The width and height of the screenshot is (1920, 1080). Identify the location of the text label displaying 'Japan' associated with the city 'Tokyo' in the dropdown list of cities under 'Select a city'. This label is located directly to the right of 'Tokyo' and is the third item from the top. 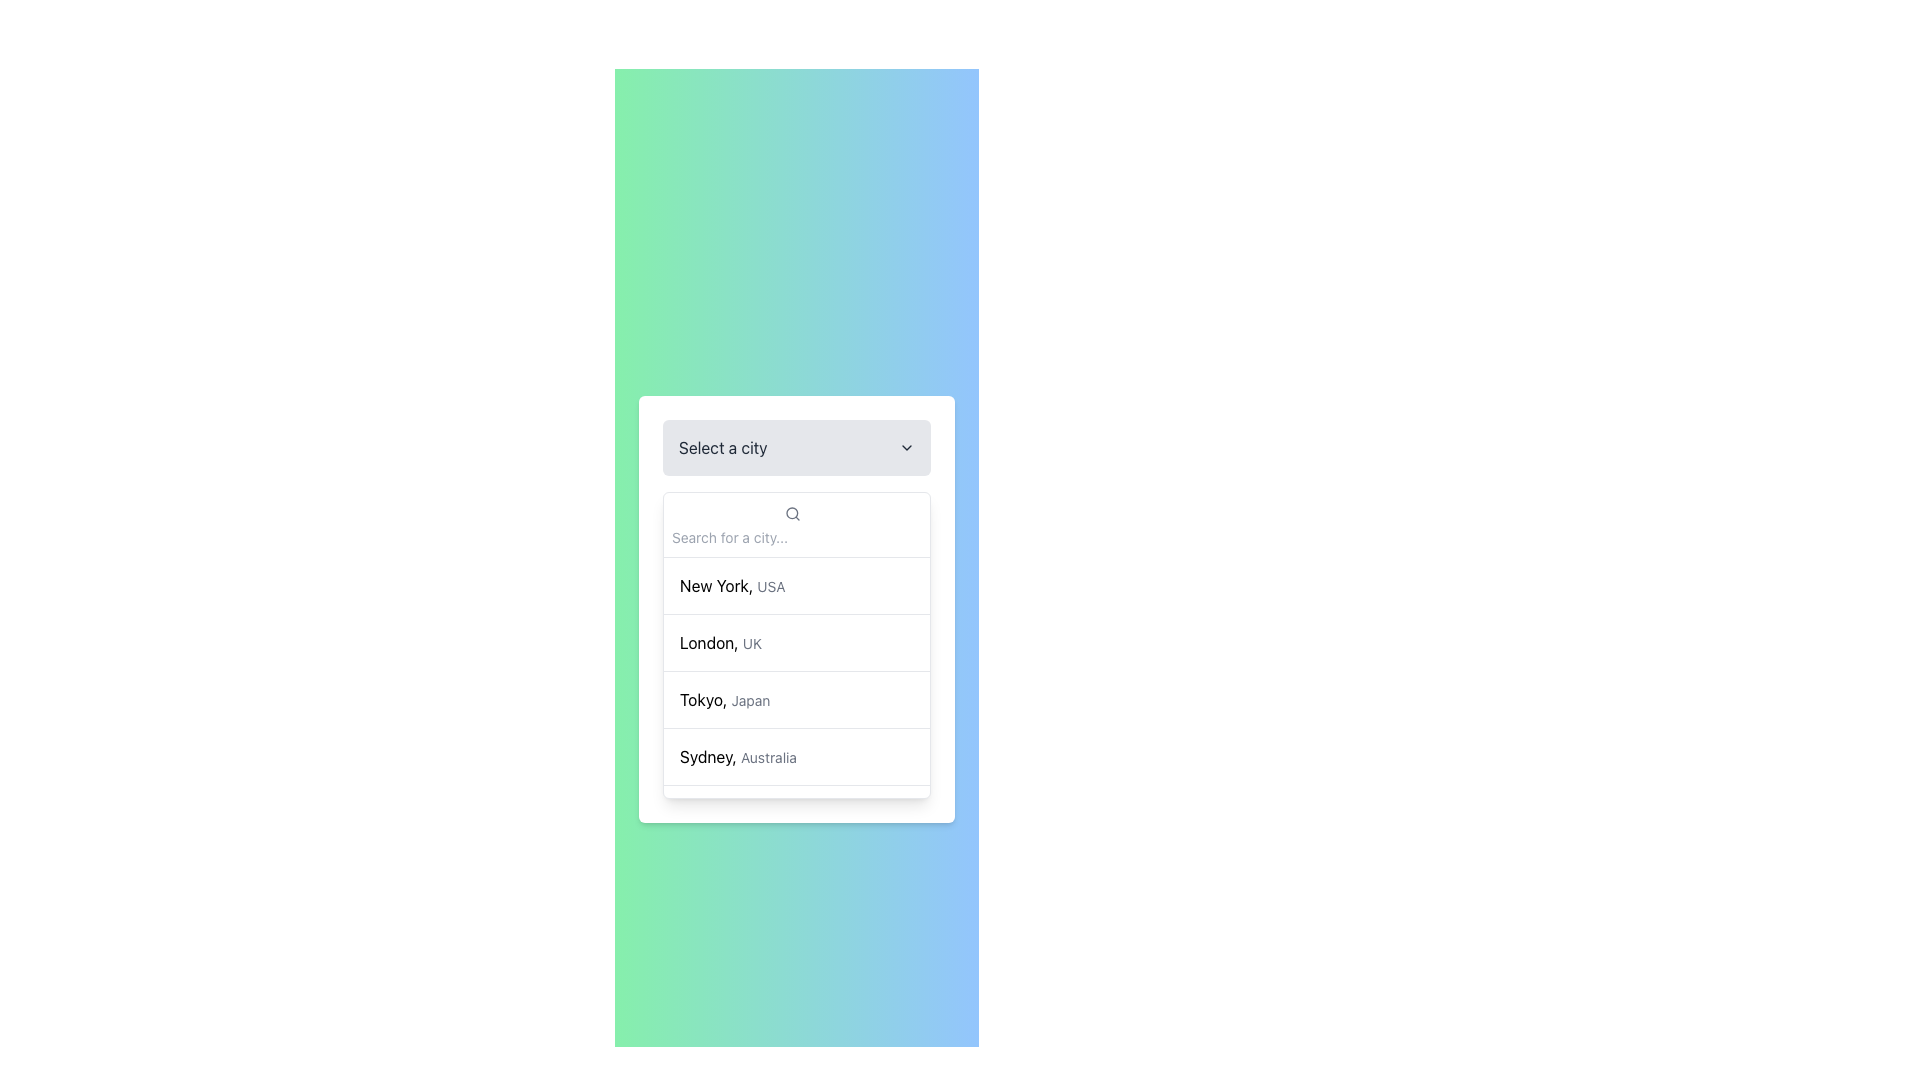
(749, 698).